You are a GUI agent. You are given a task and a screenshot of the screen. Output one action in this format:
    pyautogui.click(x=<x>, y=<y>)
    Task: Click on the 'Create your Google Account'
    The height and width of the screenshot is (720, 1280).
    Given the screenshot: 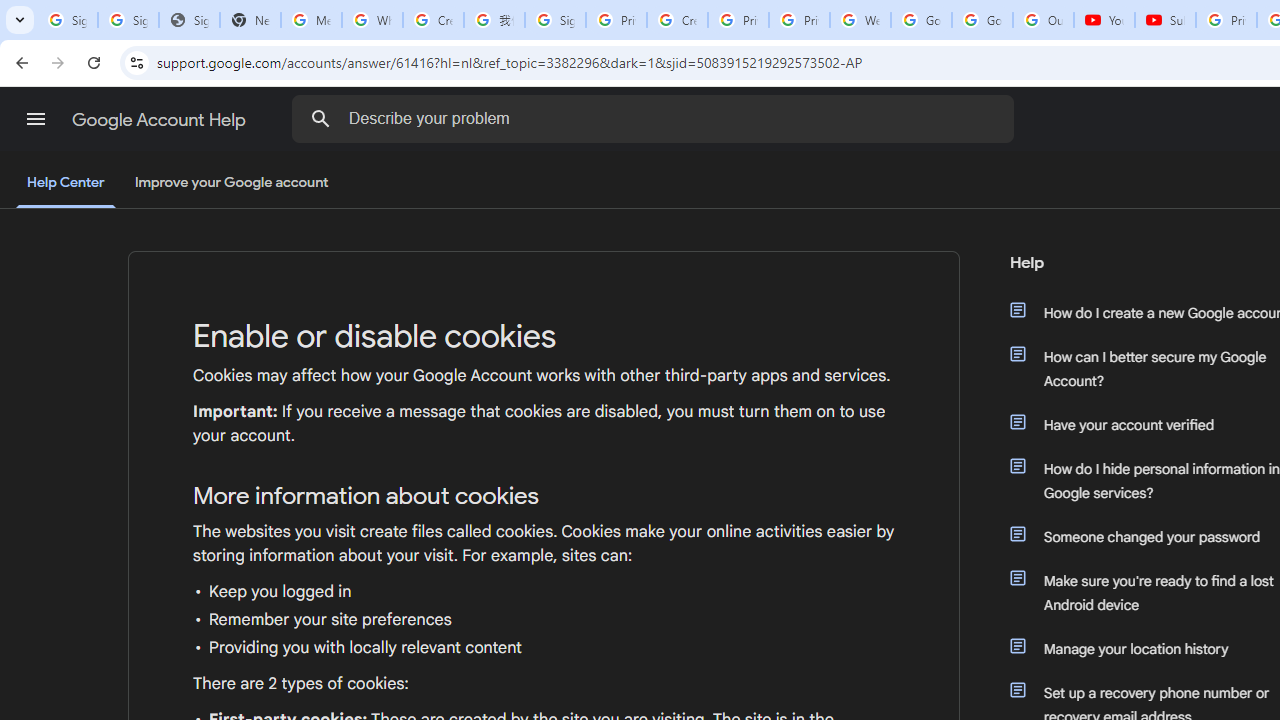 What is the action you would take?
    pyautogui.click(x=677, y=20)
    